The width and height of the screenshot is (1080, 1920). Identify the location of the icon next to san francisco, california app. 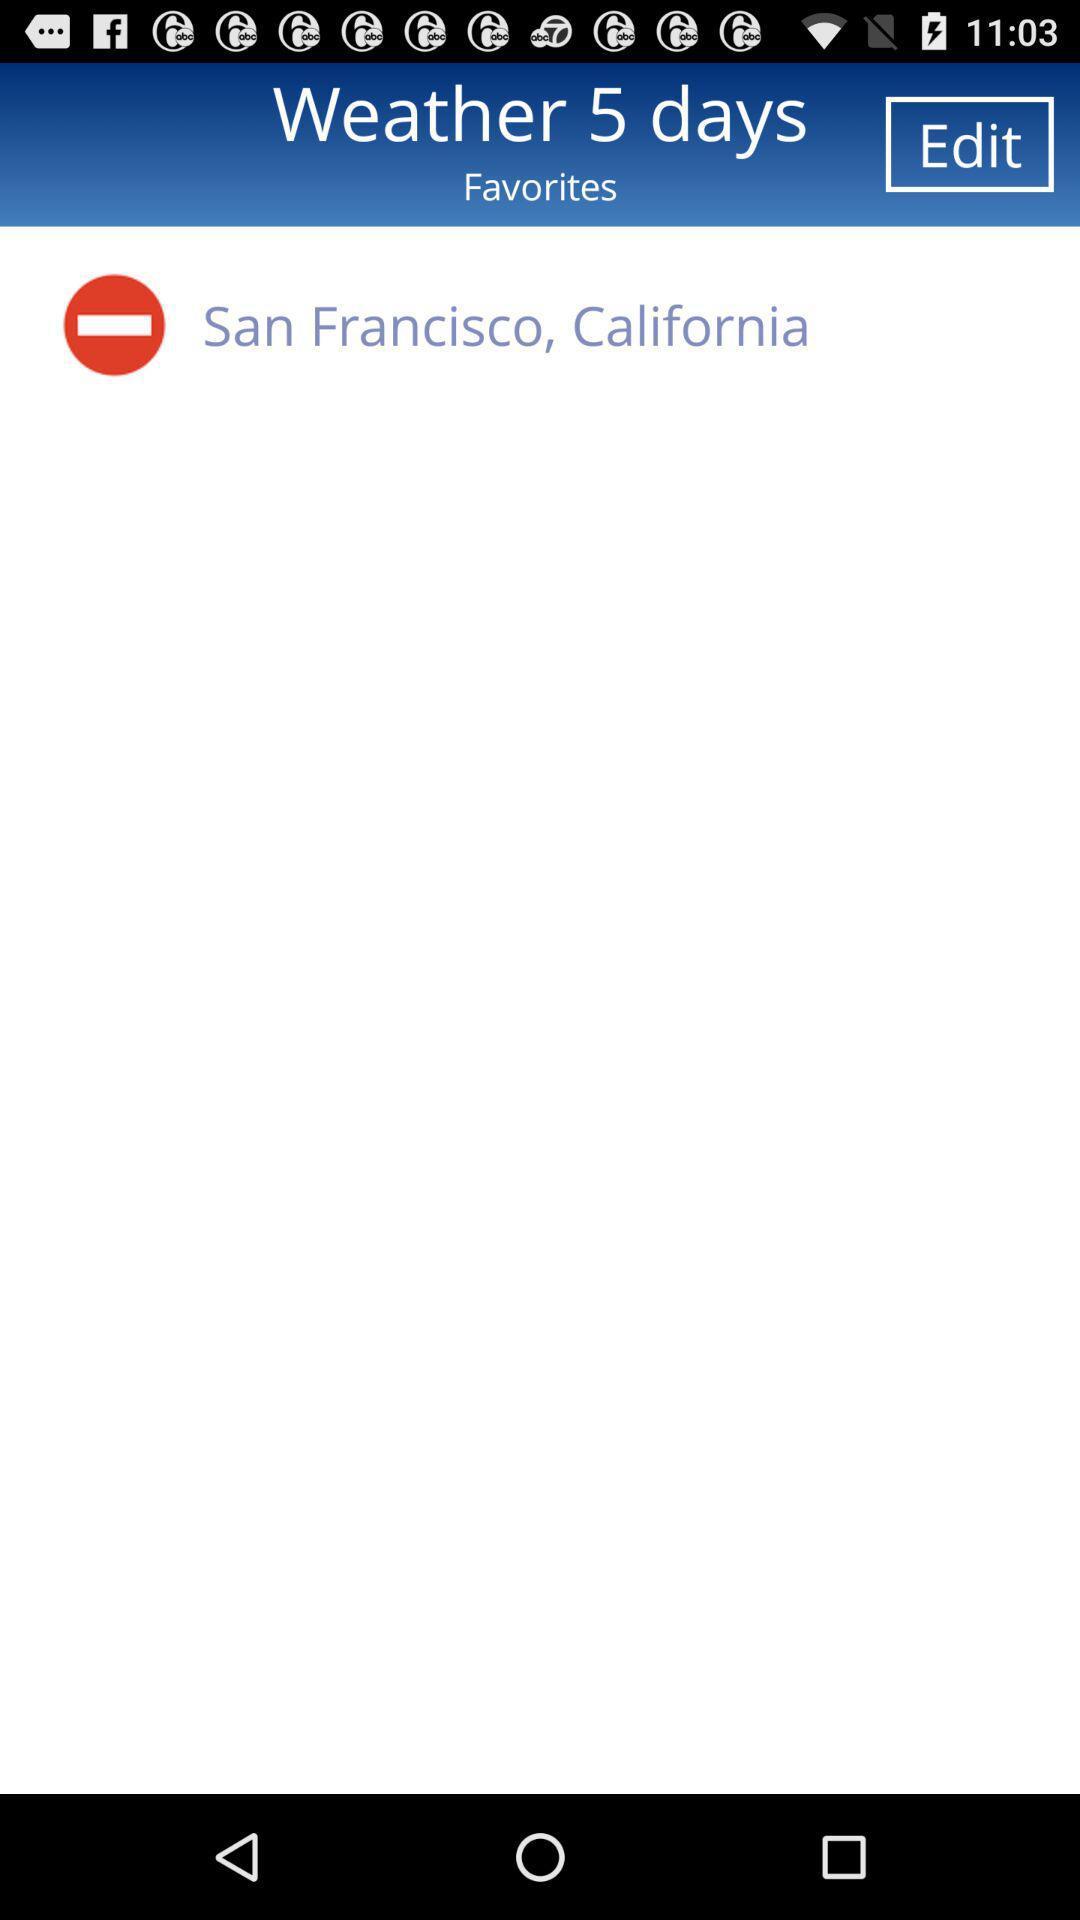
(114, 324).